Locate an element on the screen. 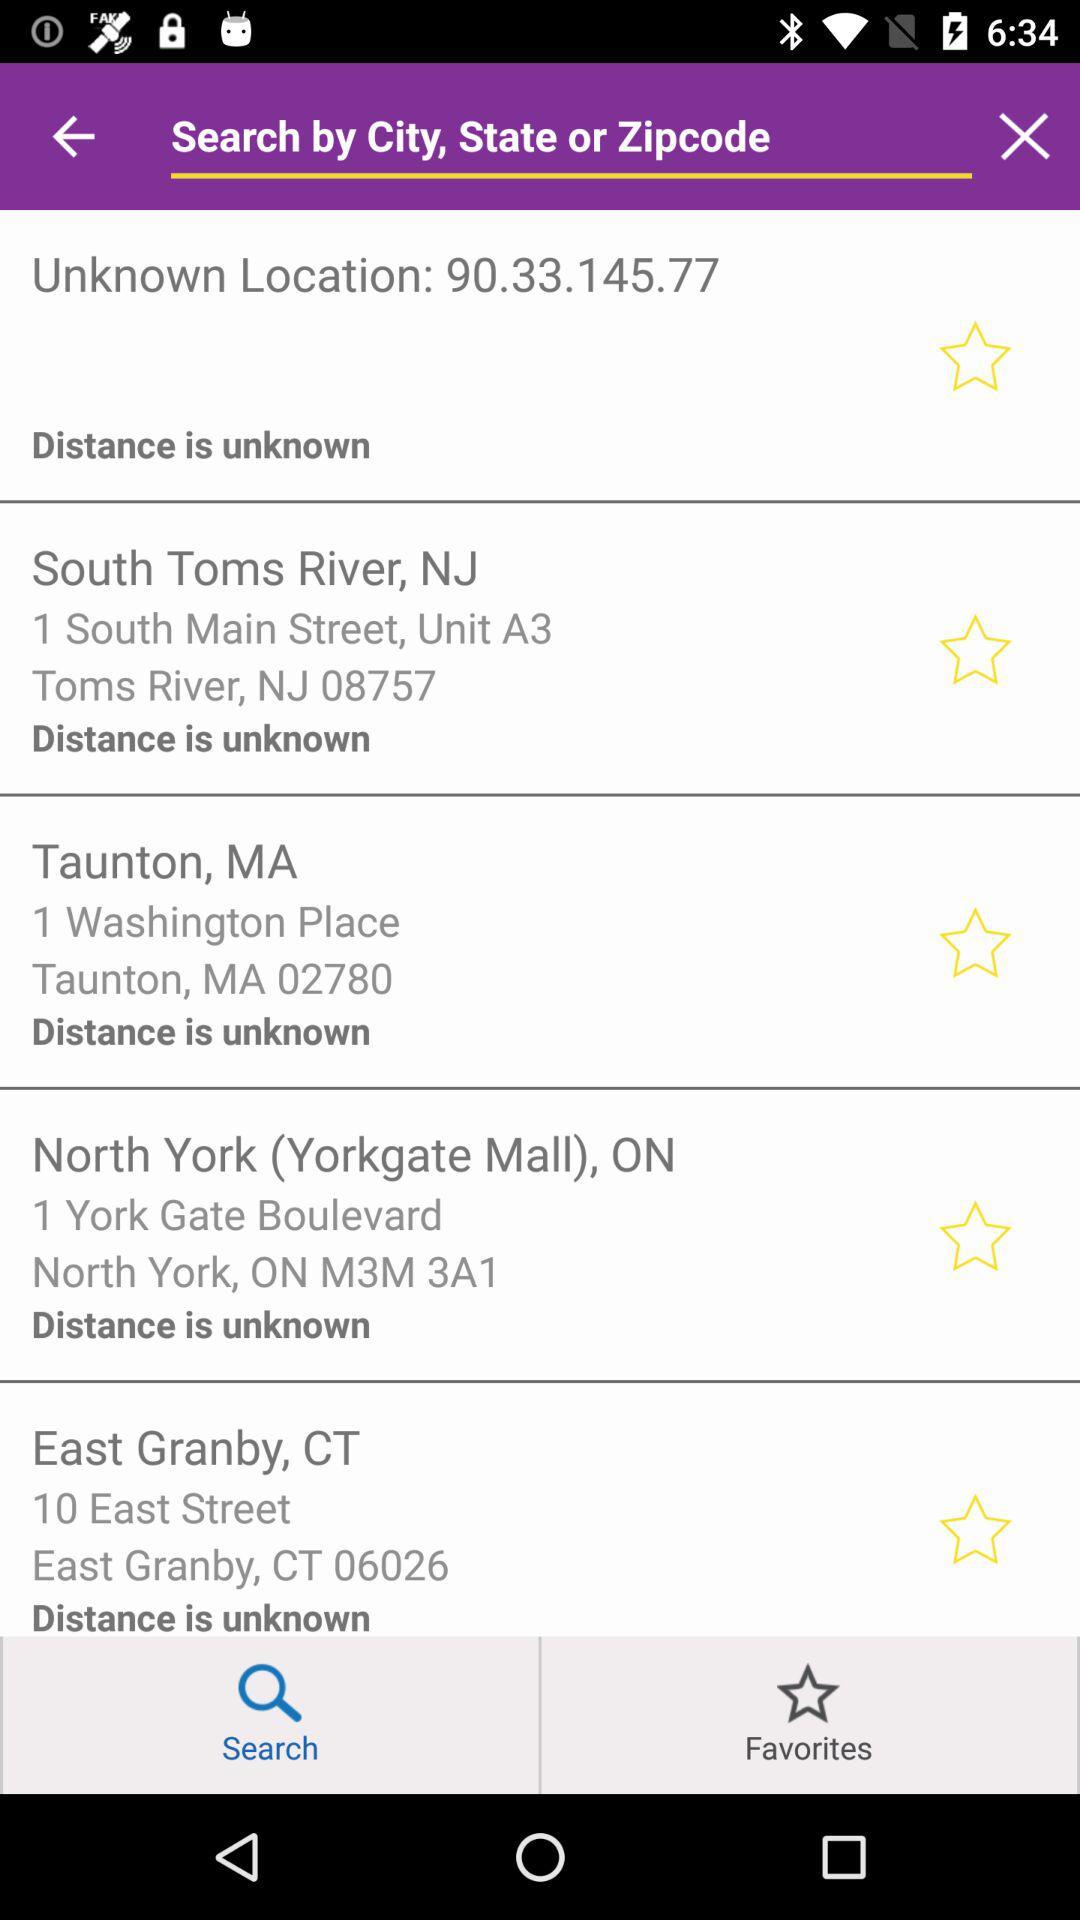  the address is located at coordinates (973, 1527).